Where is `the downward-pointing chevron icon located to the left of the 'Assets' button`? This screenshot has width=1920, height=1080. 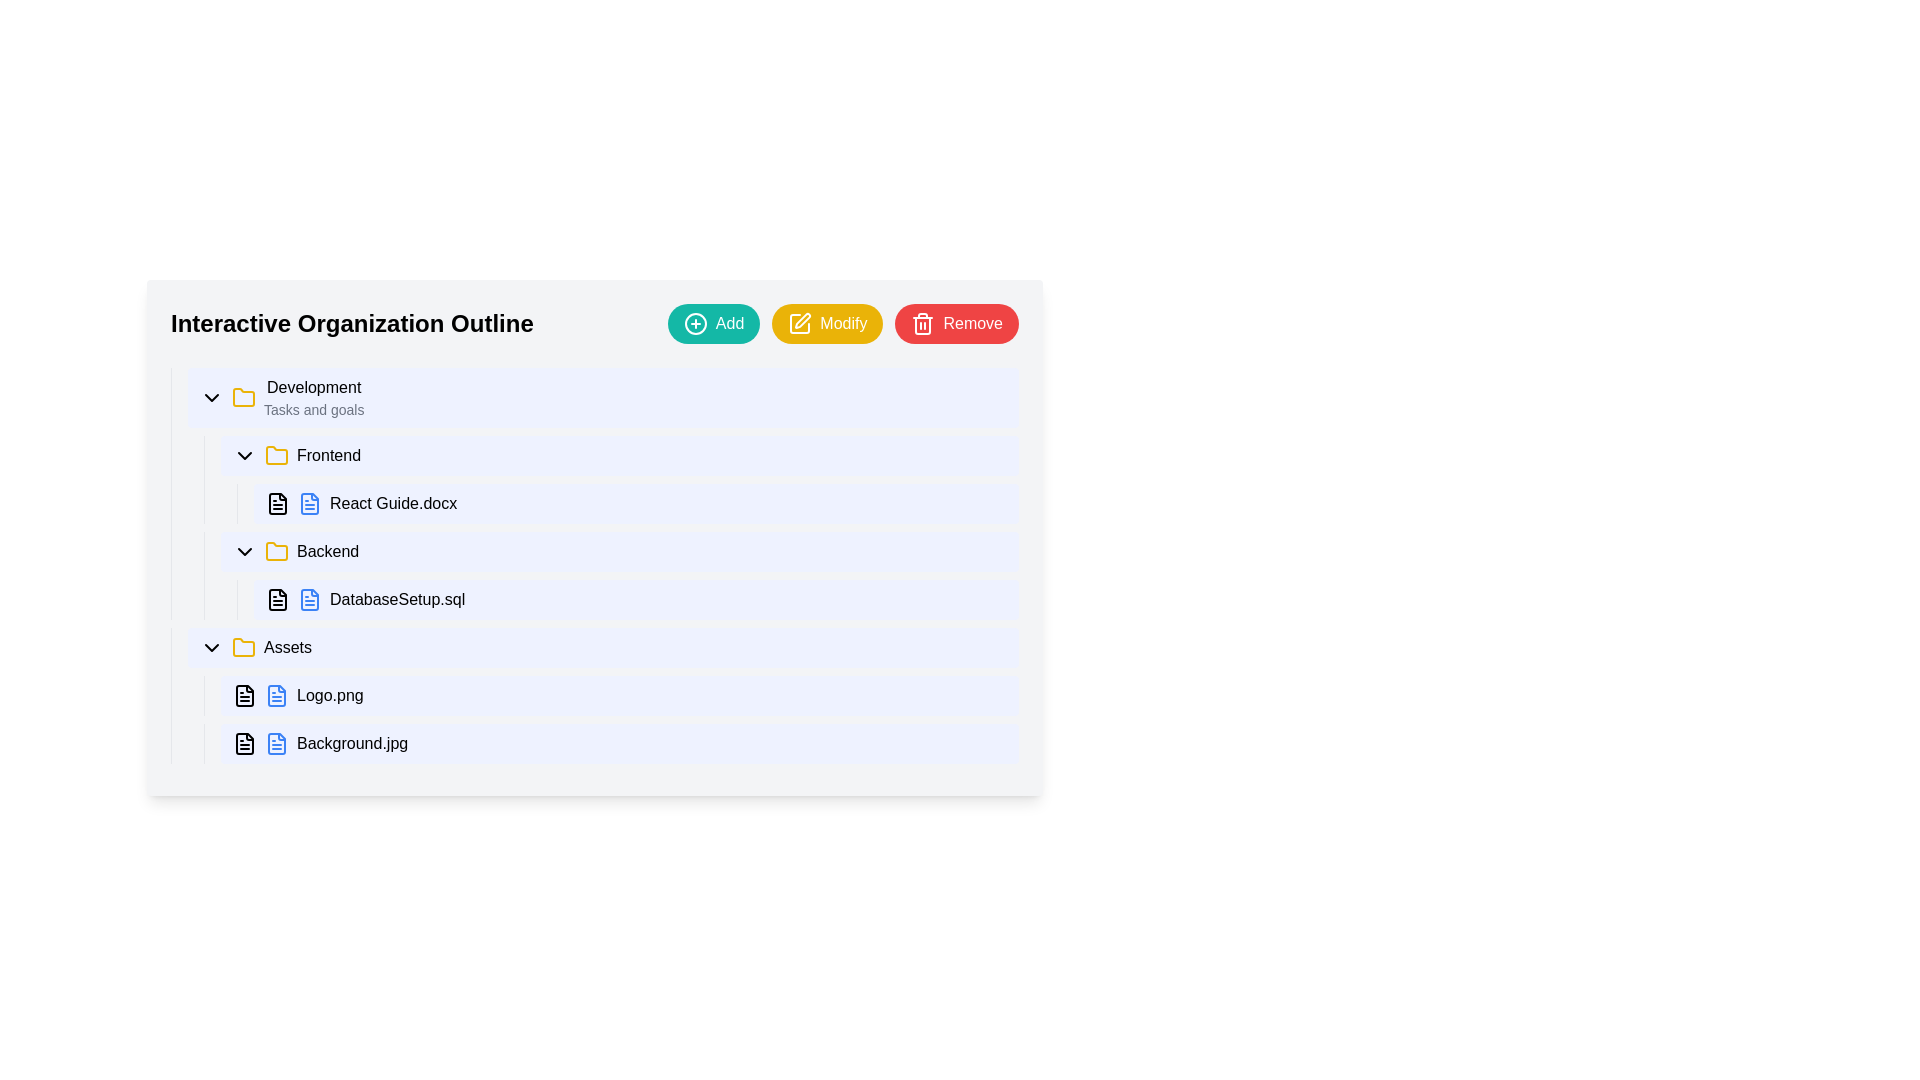 the downward-pointing chevron icon located to the left of the 'Assets' button is located at coordinates (211, 648).